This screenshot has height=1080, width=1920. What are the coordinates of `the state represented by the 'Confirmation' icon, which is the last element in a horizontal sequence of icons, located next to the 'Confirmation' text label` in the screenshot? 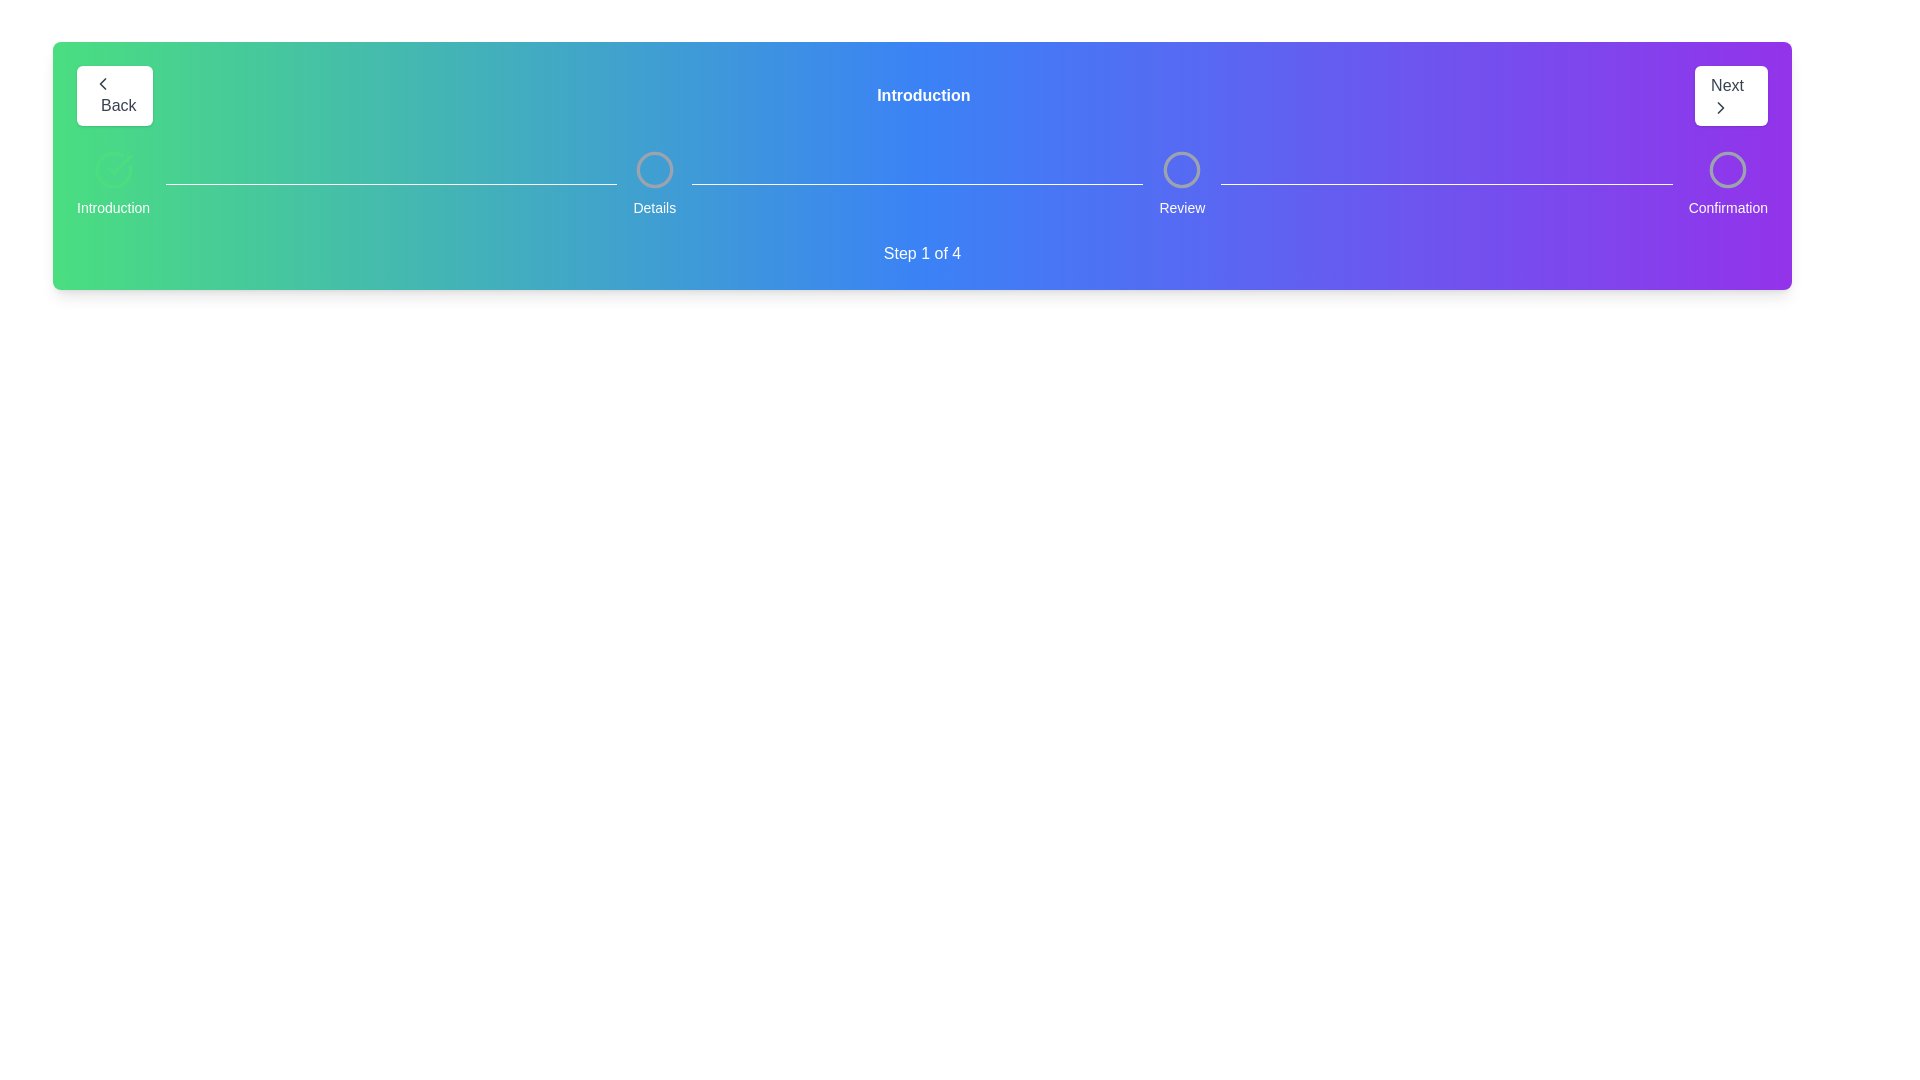 It's located at (1727, 168).